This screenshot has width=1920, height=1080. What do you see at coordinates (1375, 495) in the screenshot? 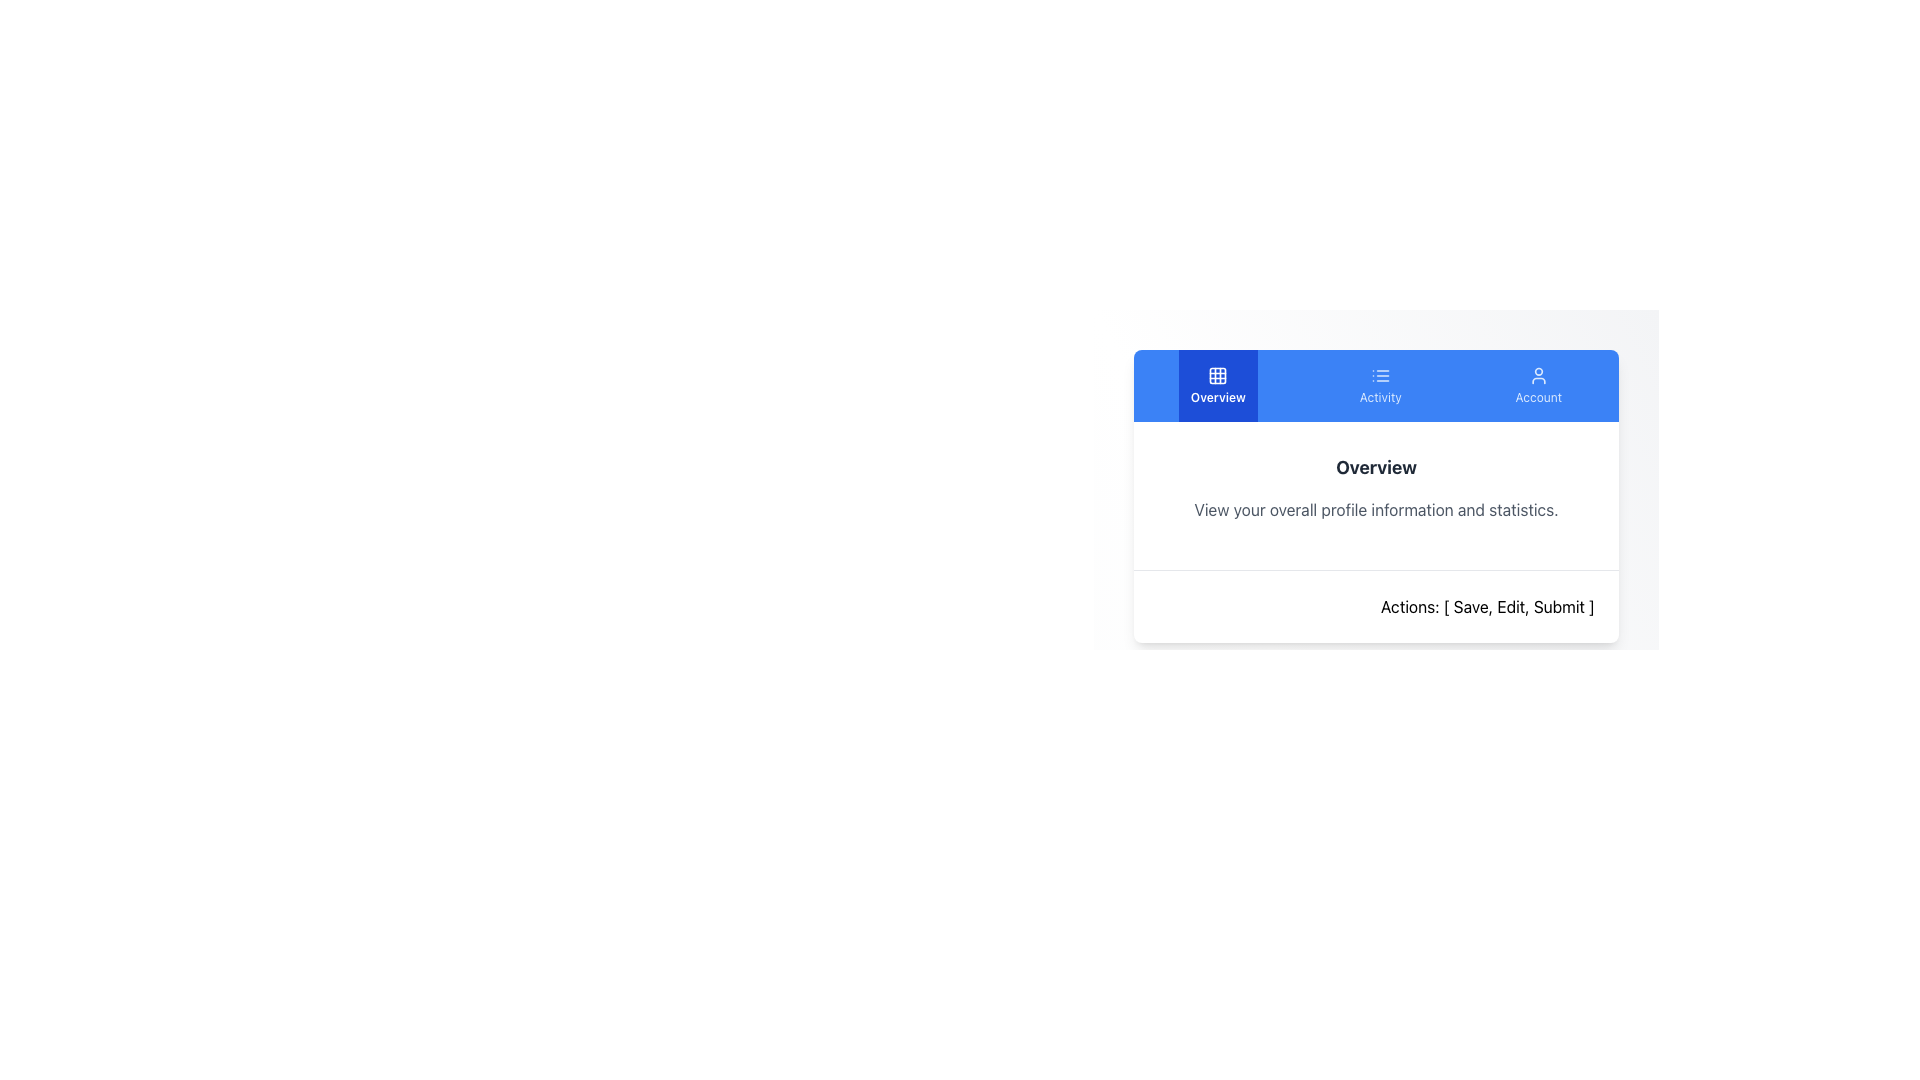
I see `information displayed in the Overview card component, which contains the title 'Overview', a description about profile information, and an actions section with options to Save, Edit, and Submit` at bounding box center [1375, 495].